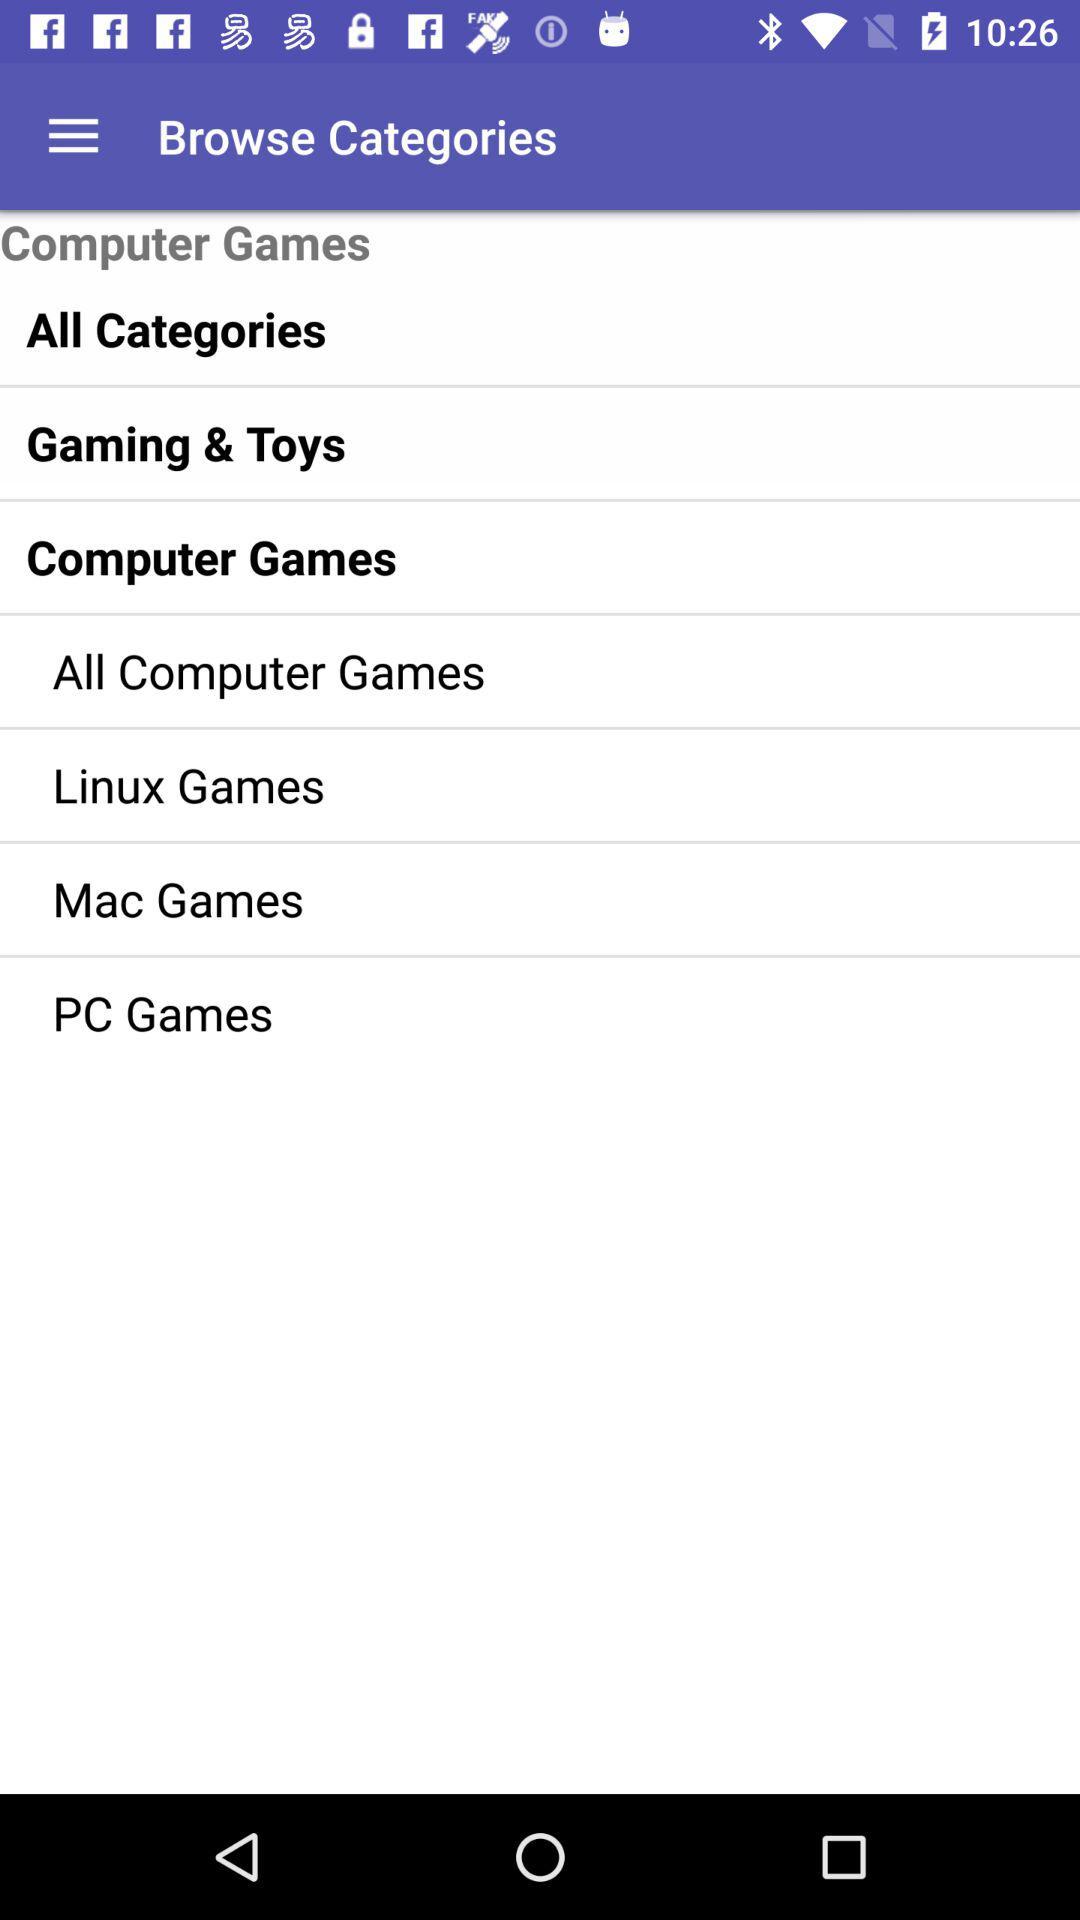  What do you see at coordinates (72, 135) in the screenshot?
I see `other menu items` at bounding box center [72, 135].